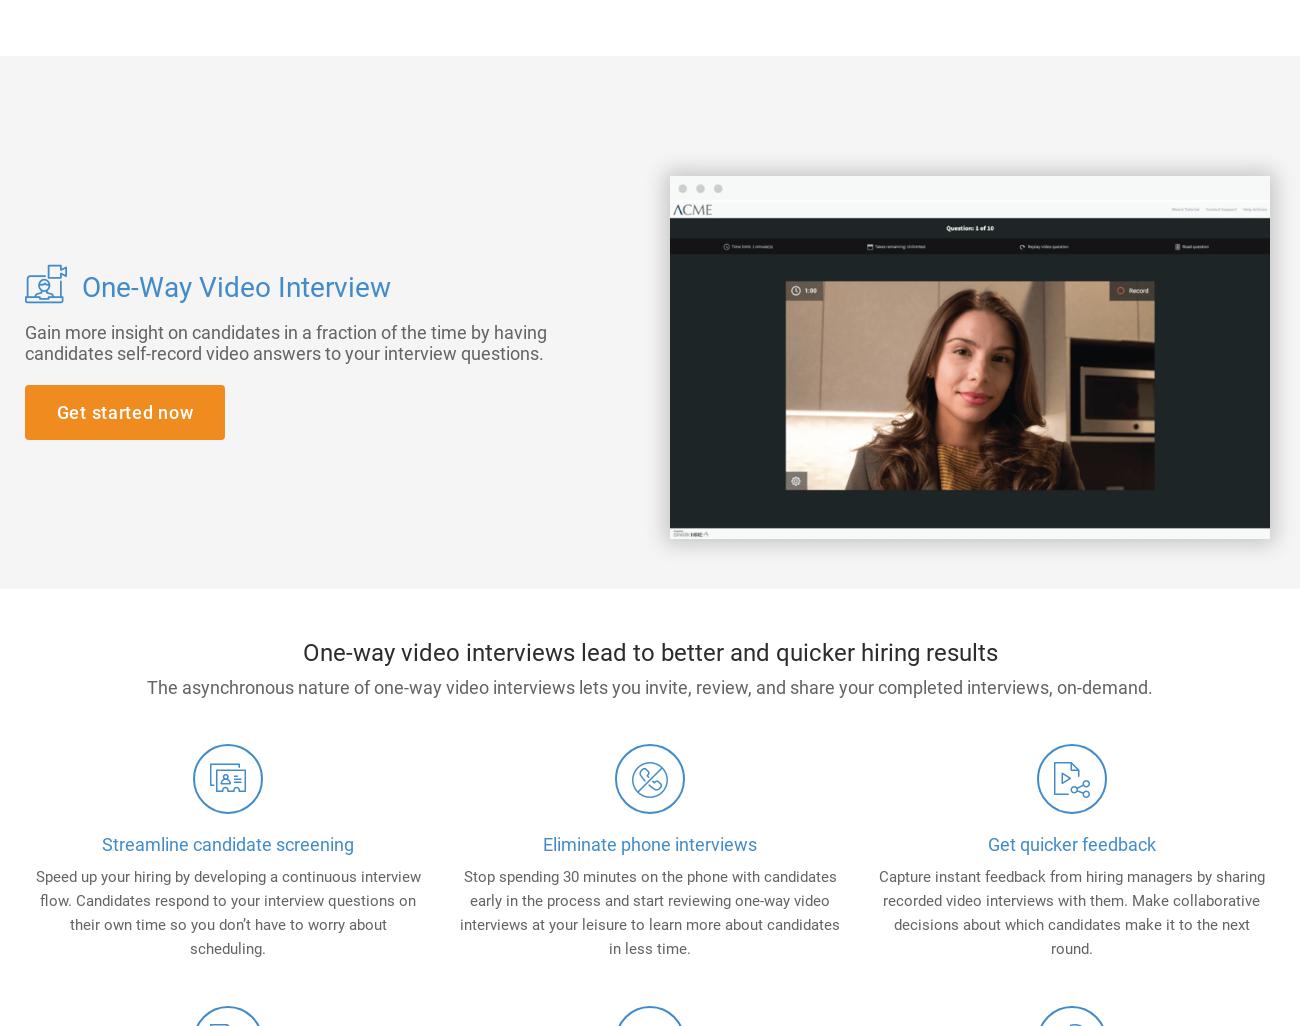 This screenshot has height=1026, width=1300. What do you see at coordinates (963, 90) in the screenshot?
I see `'Pricing'` at bounding box center [963, 90].